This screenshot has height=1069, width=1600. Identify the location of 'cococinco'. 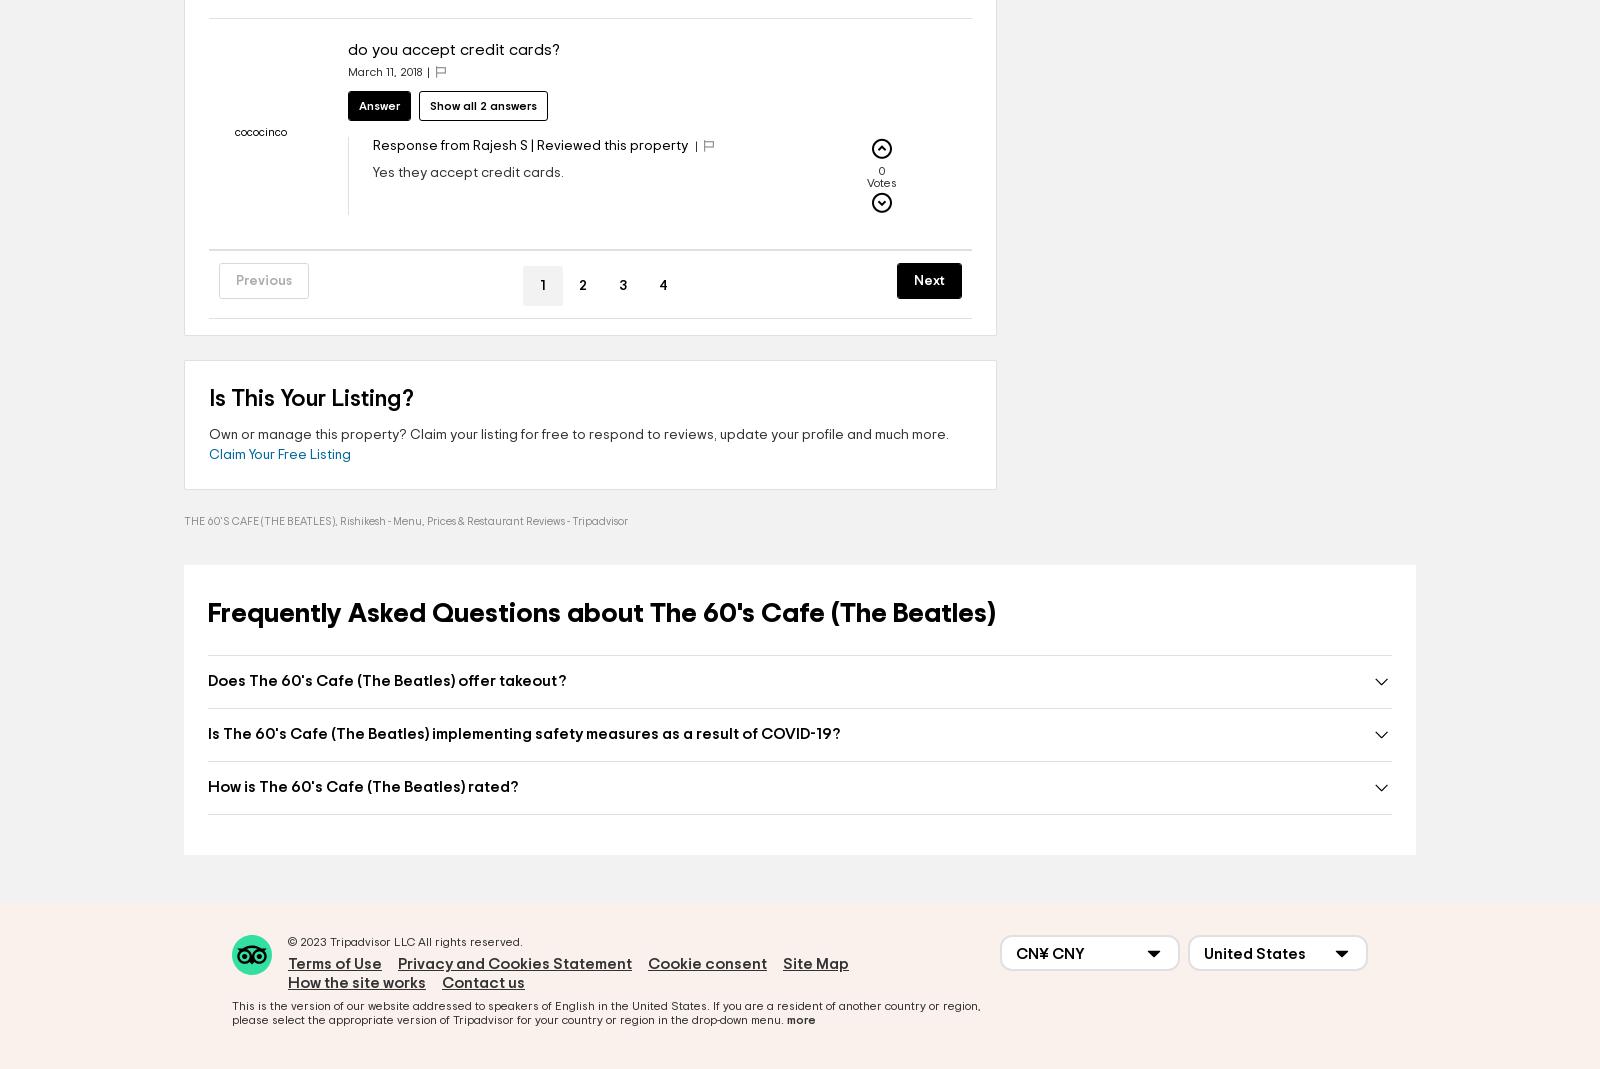
(235, 132).